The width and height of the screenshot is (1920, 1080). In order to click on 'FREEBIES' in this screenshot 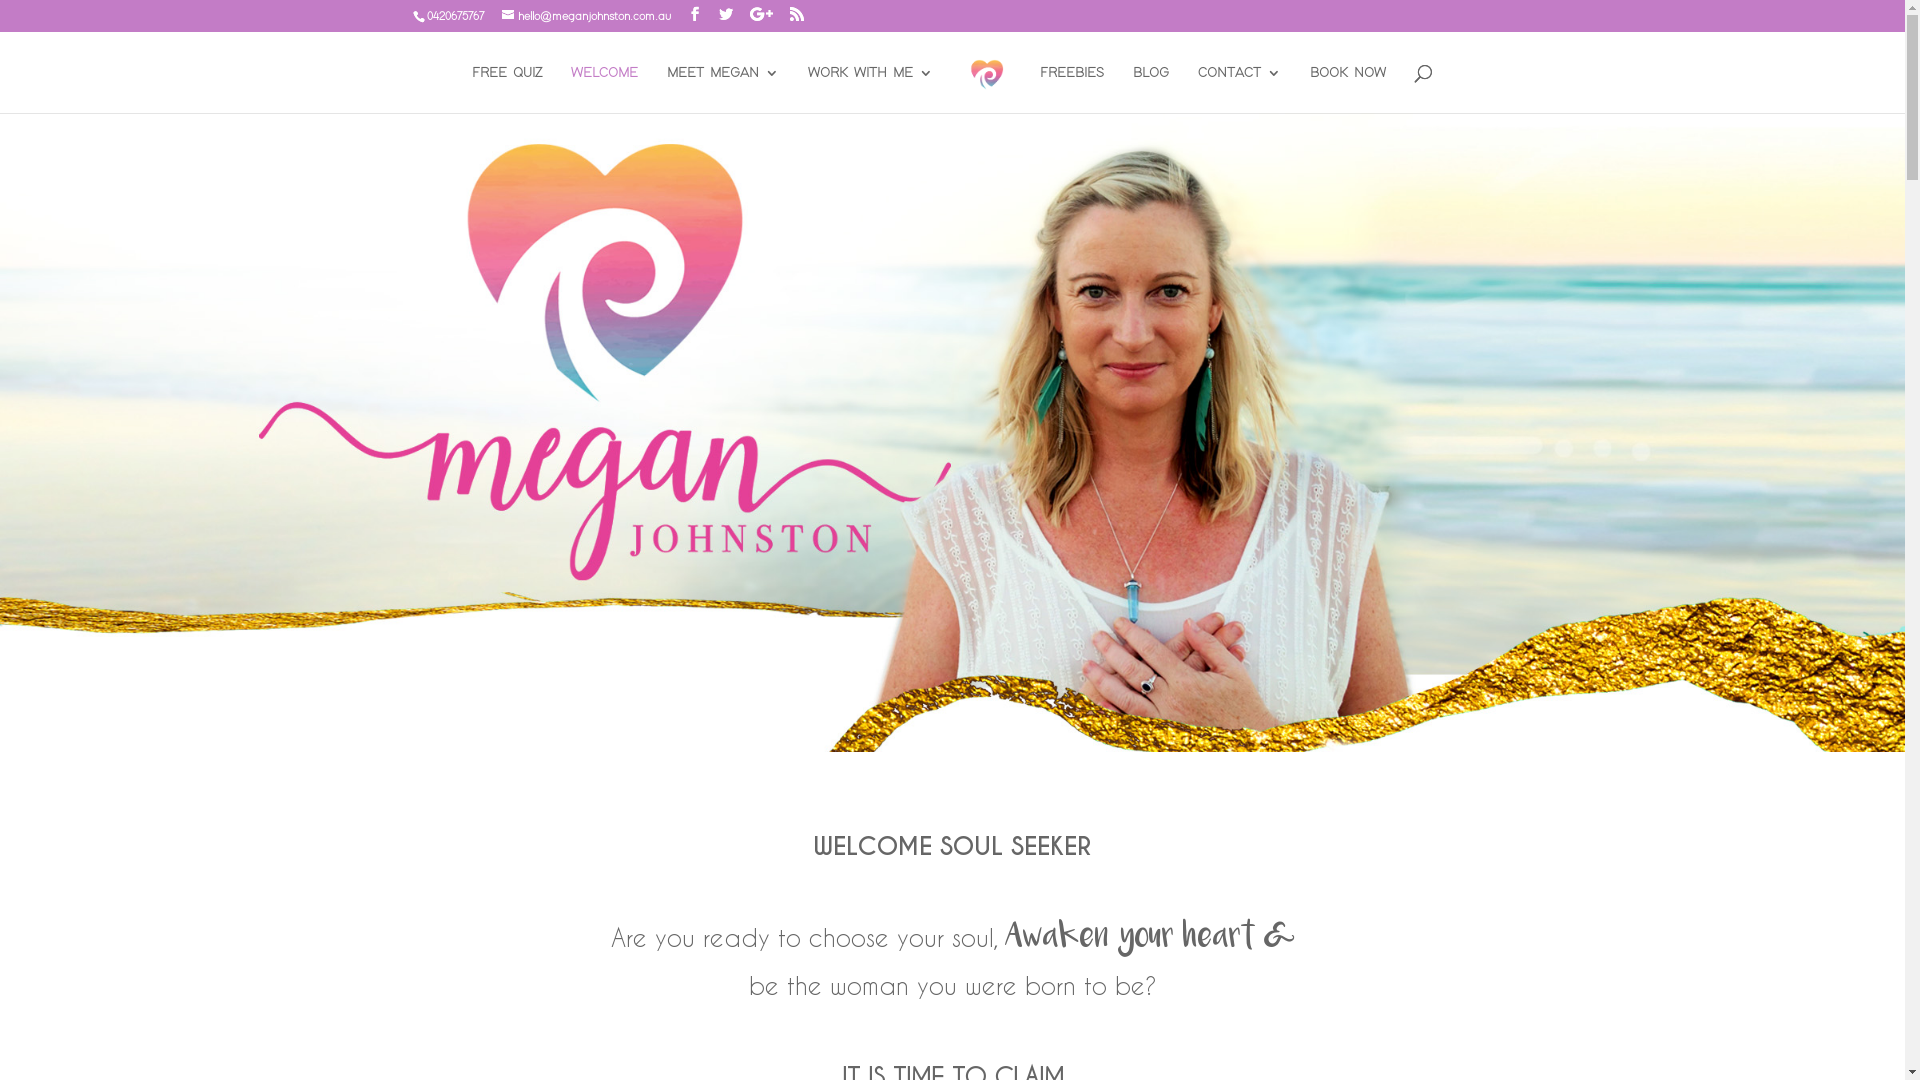, I will do `click(1070, 88)`.